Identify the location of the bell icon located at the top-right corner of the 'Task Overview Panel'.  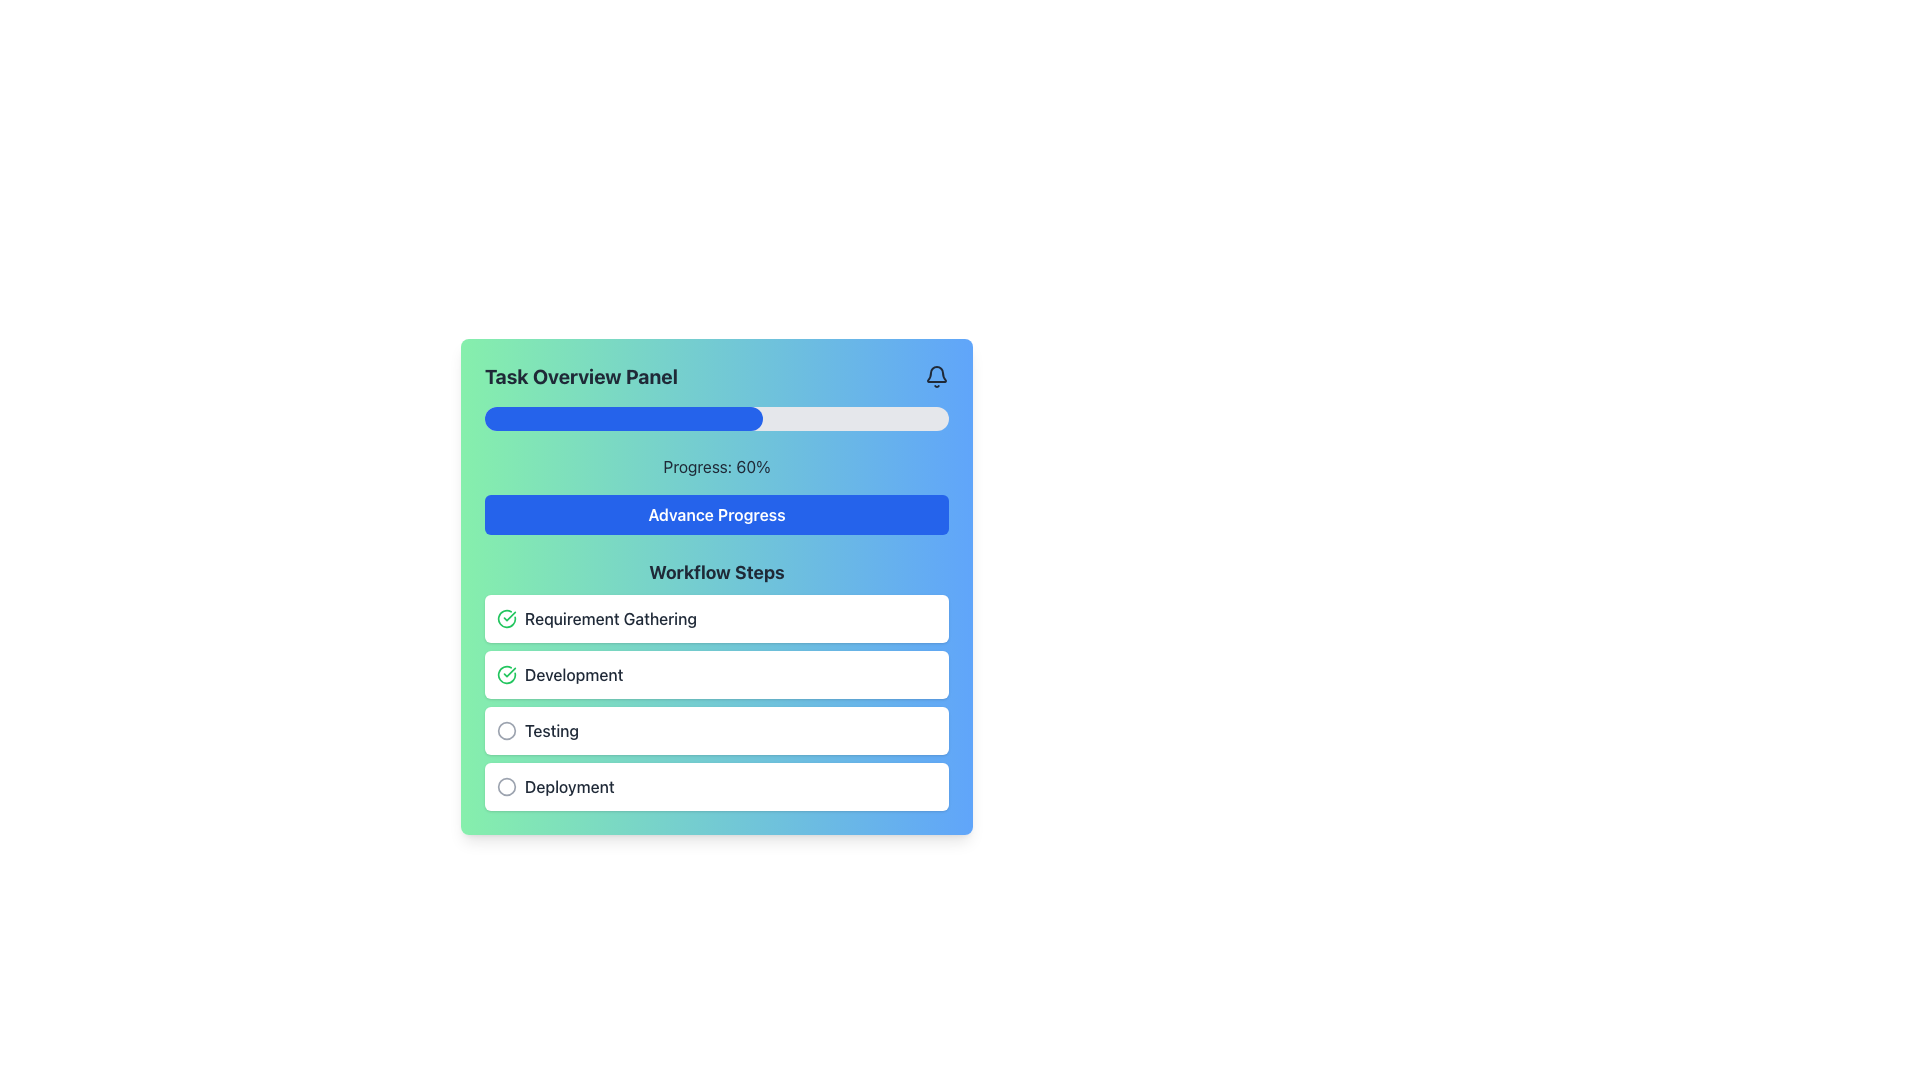
(935, 377).